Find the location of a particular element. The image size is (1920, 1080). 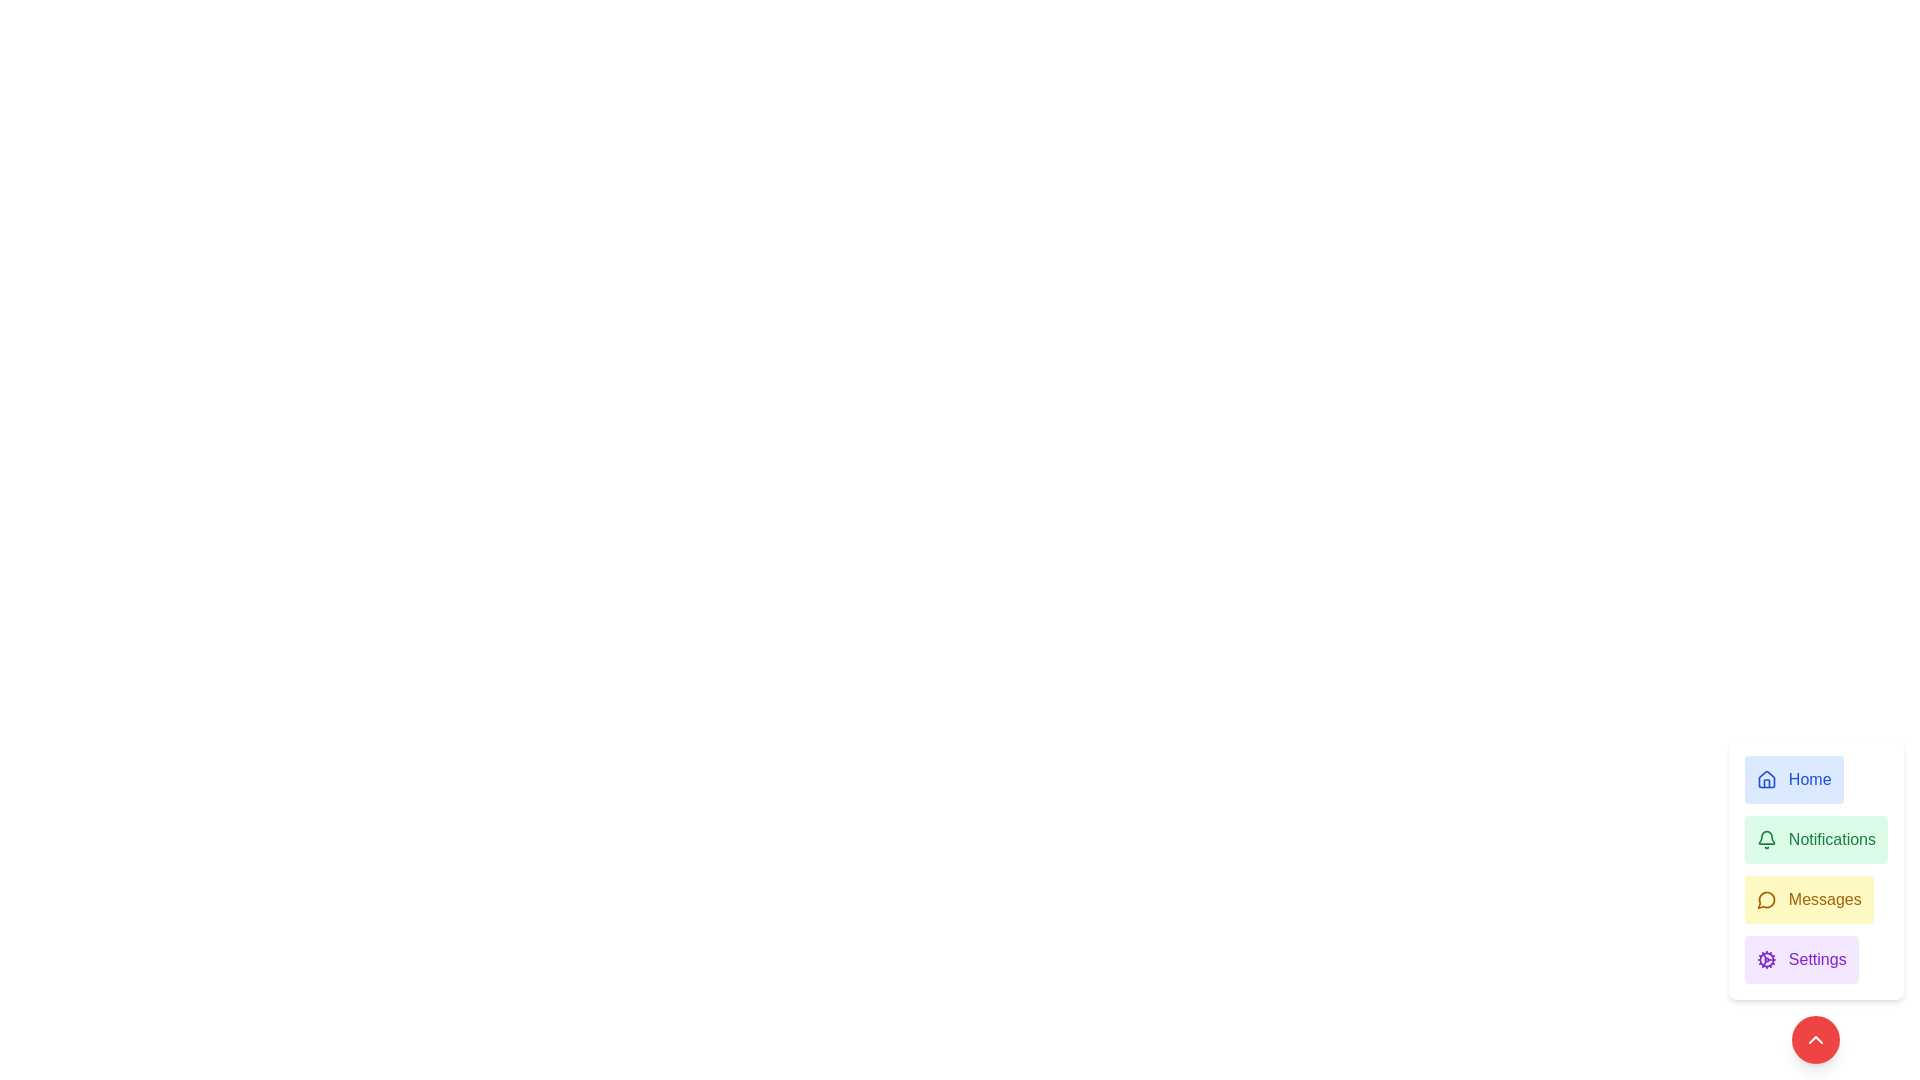

the 'Notifications' text button, which is styled in green text on a light green background and is located in the right-side floating navigation menu, directly below the blue 'Home' button is located at coordinates (1832, 840).